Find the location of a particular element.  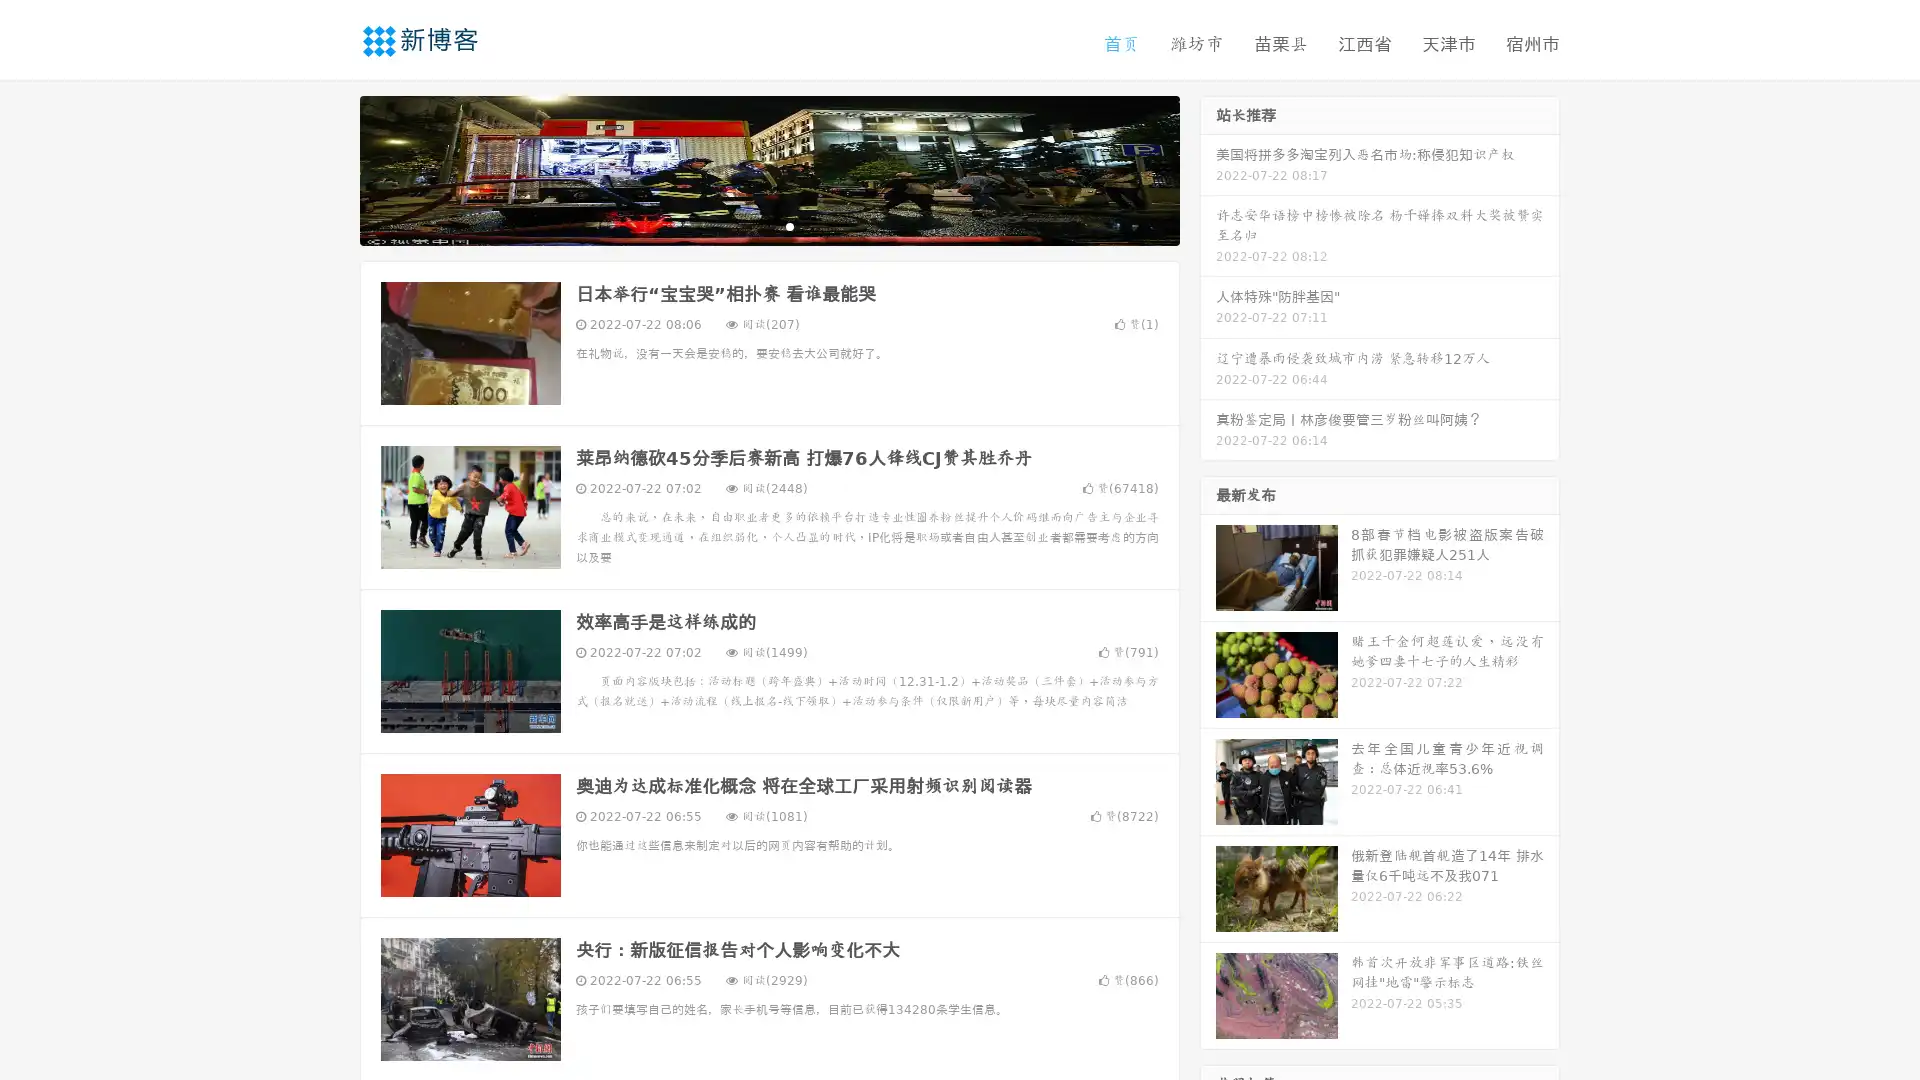

Go to slide 1 is located at coordinates (748, 225).